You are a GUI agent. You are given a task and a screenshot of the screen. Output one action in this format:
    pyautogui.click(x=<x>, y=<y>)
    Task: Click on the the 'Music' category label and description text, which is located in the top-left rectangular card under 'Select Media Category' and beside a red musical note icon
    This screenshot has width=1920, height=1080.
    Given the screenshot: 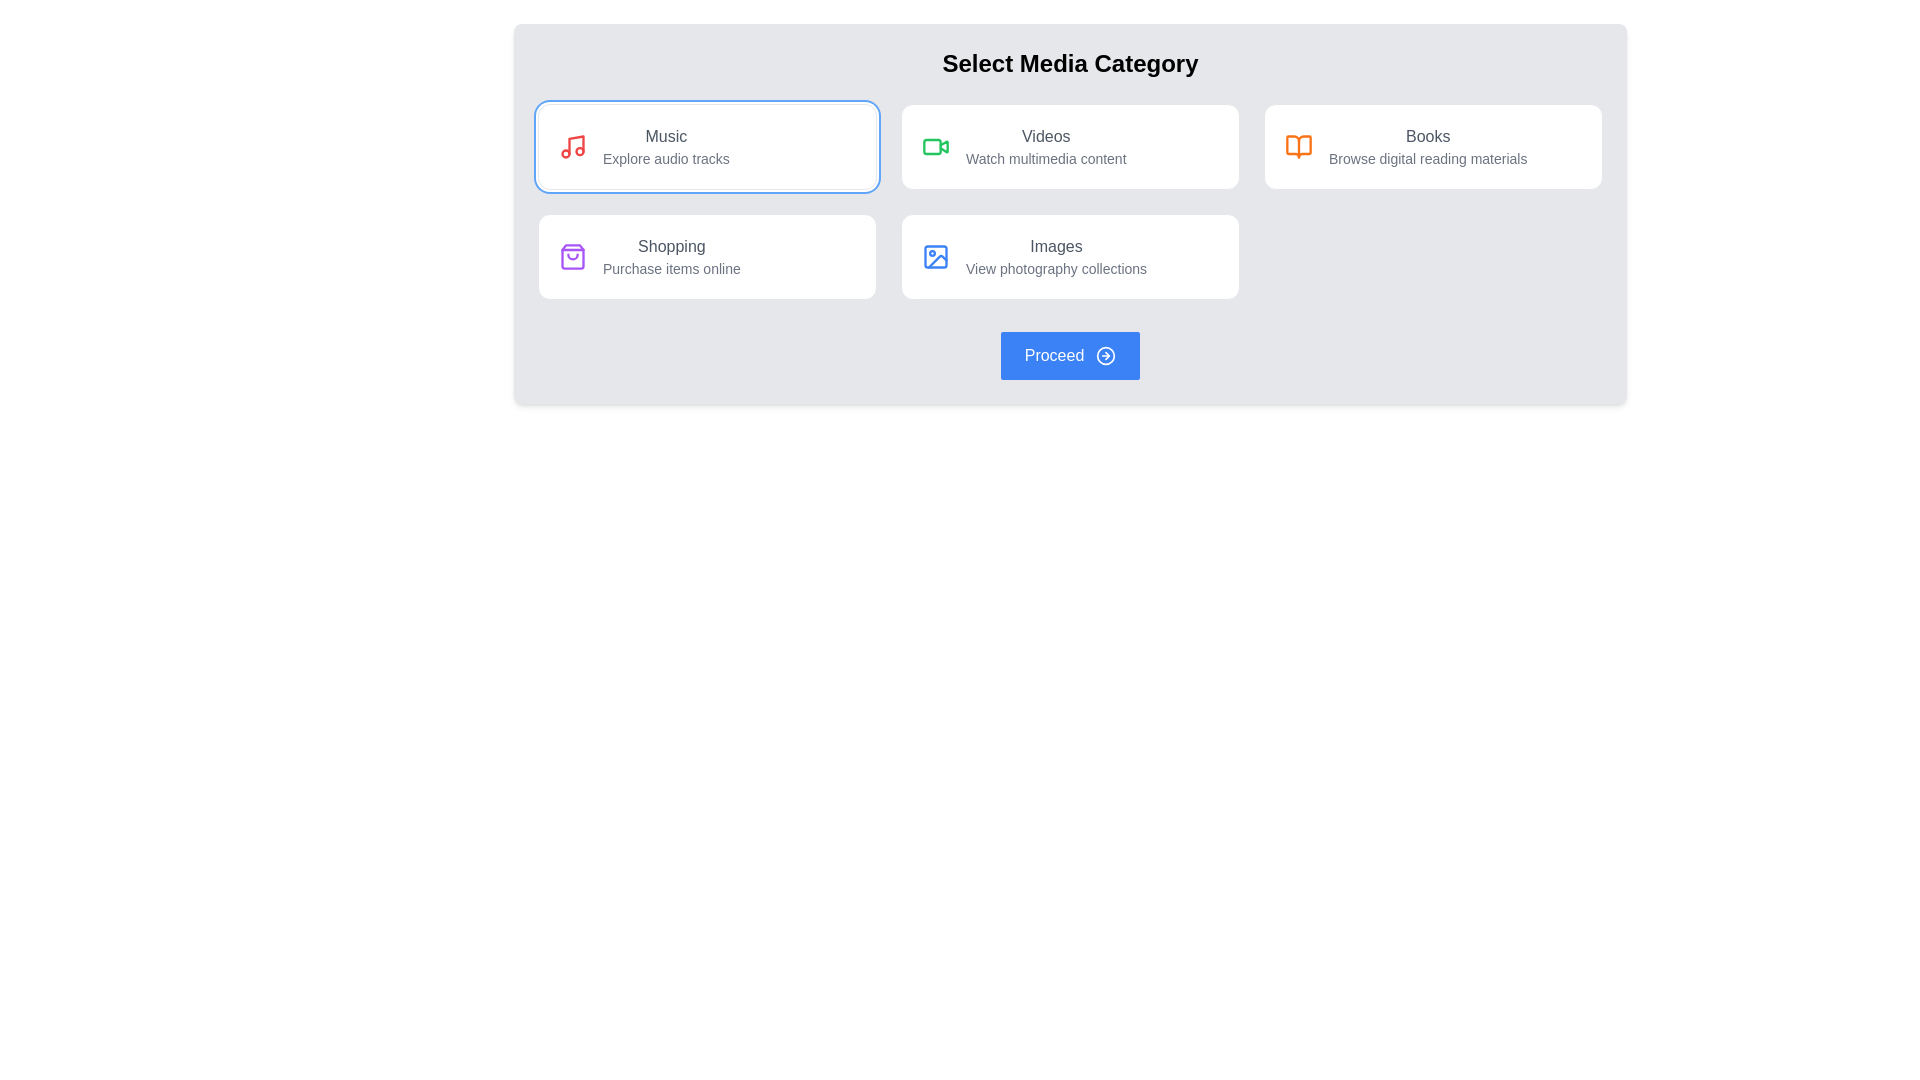 What is the action you would take?
    pyautogui.click(x=666, y=145)
    